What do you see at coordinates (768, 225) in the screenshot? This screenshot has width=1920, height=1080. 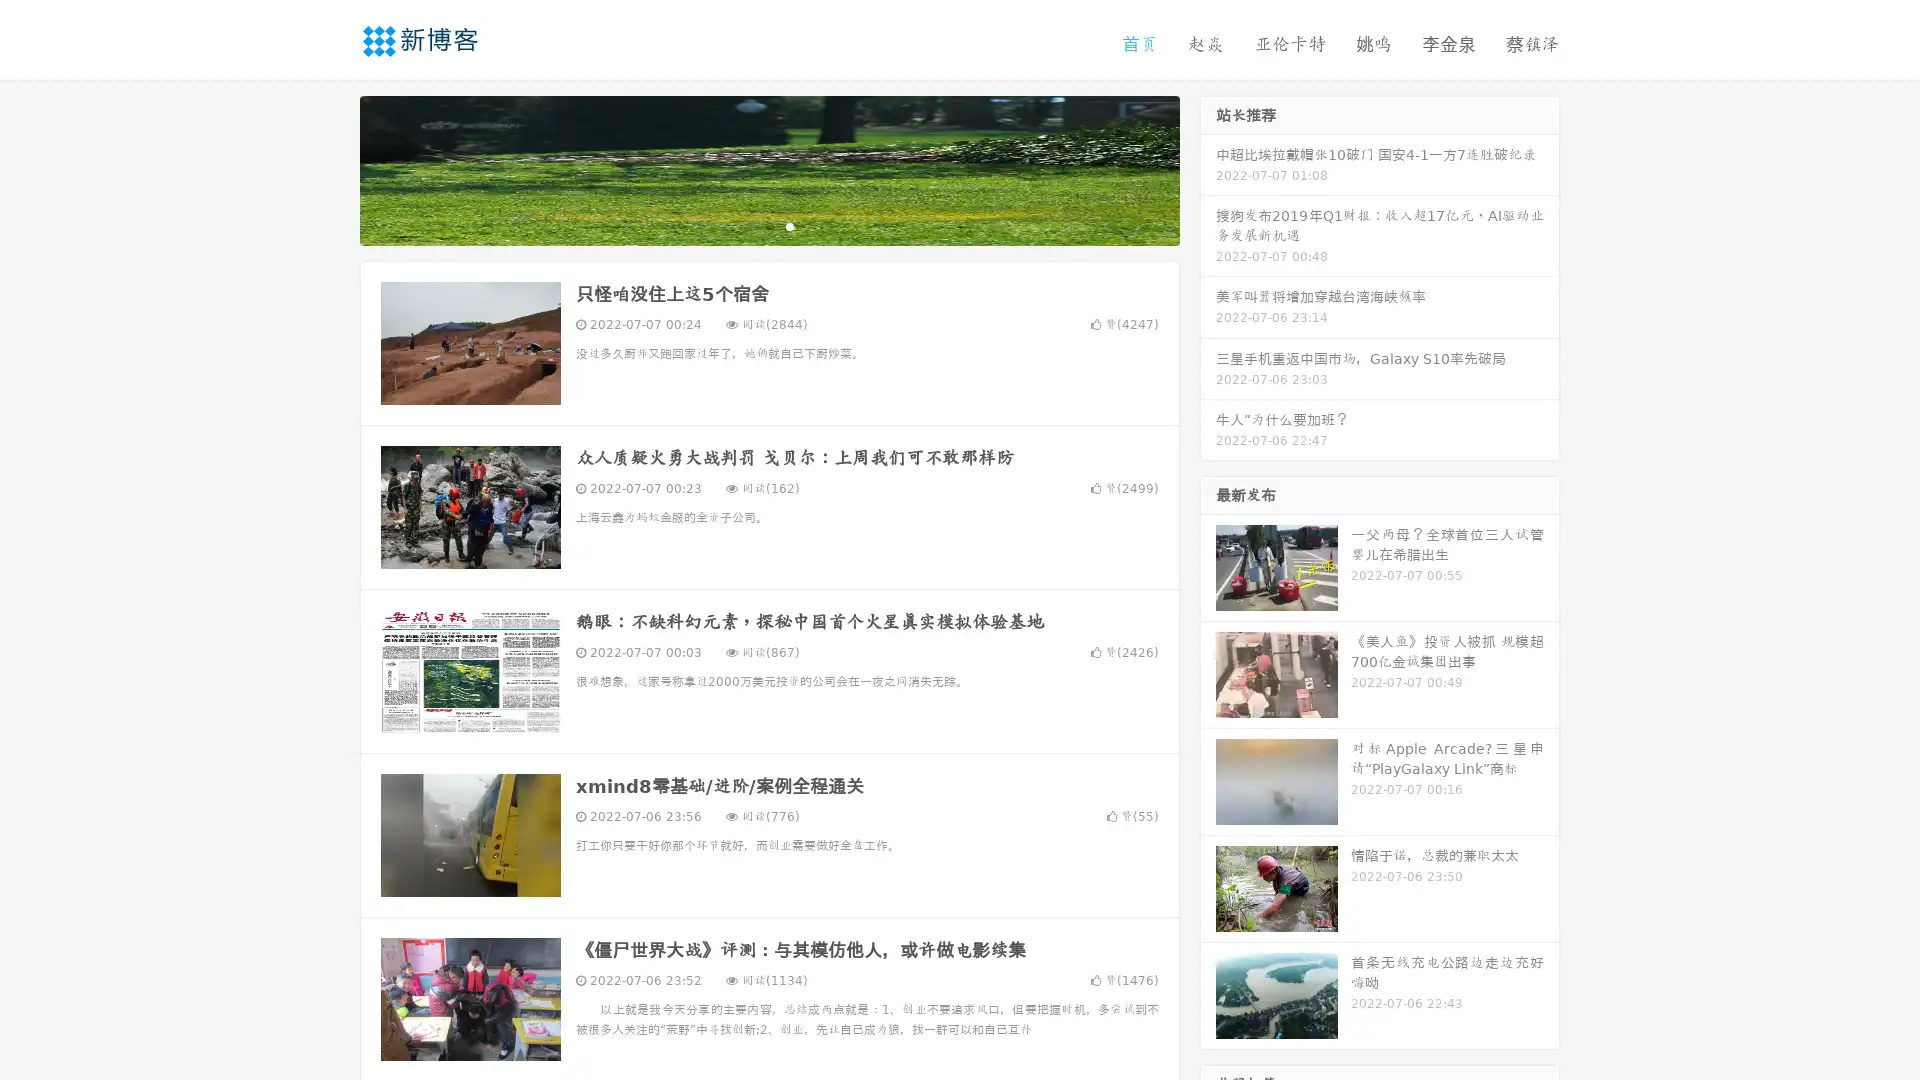 I see `Go to slide 2` at bounding box center [768, 225].